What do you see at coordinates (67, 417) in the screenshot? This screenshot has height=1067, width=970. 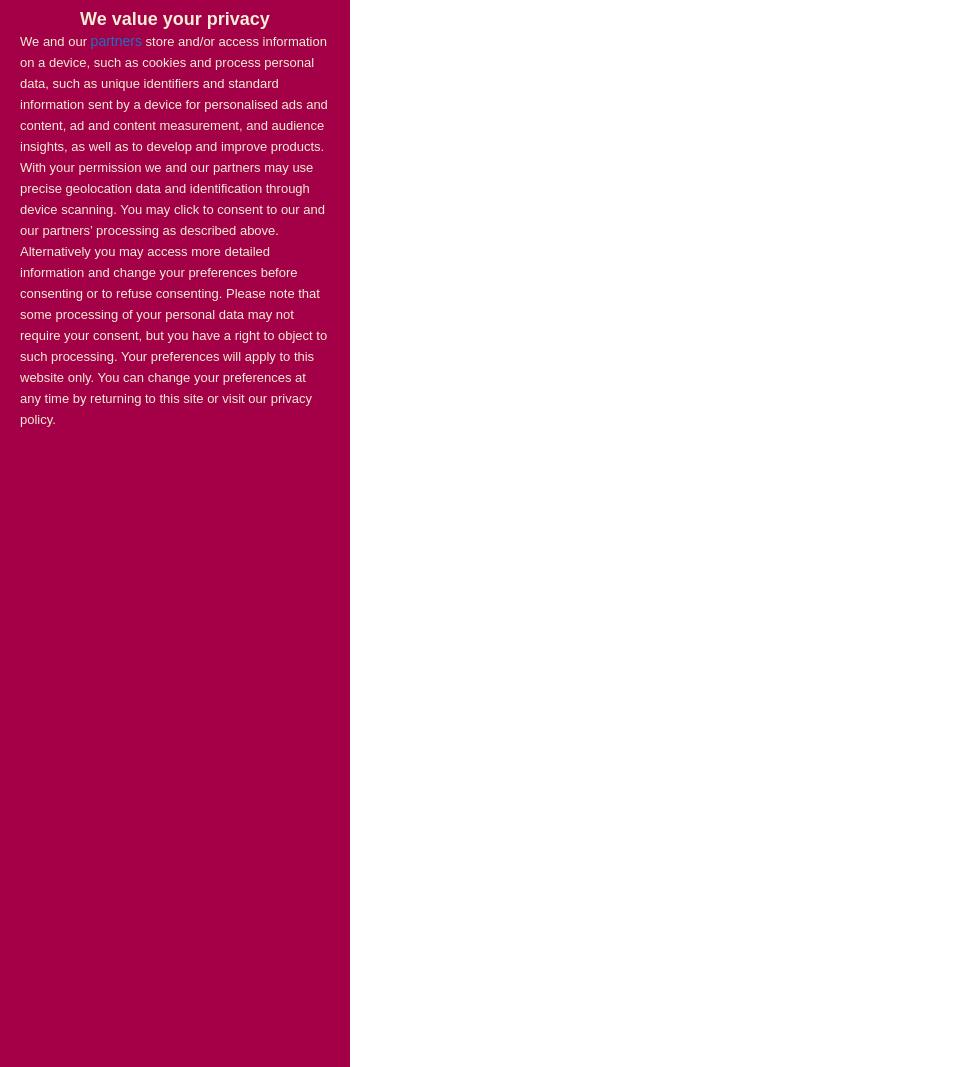 I see `'Owain Thomas'` at bounding box center [67, 417].